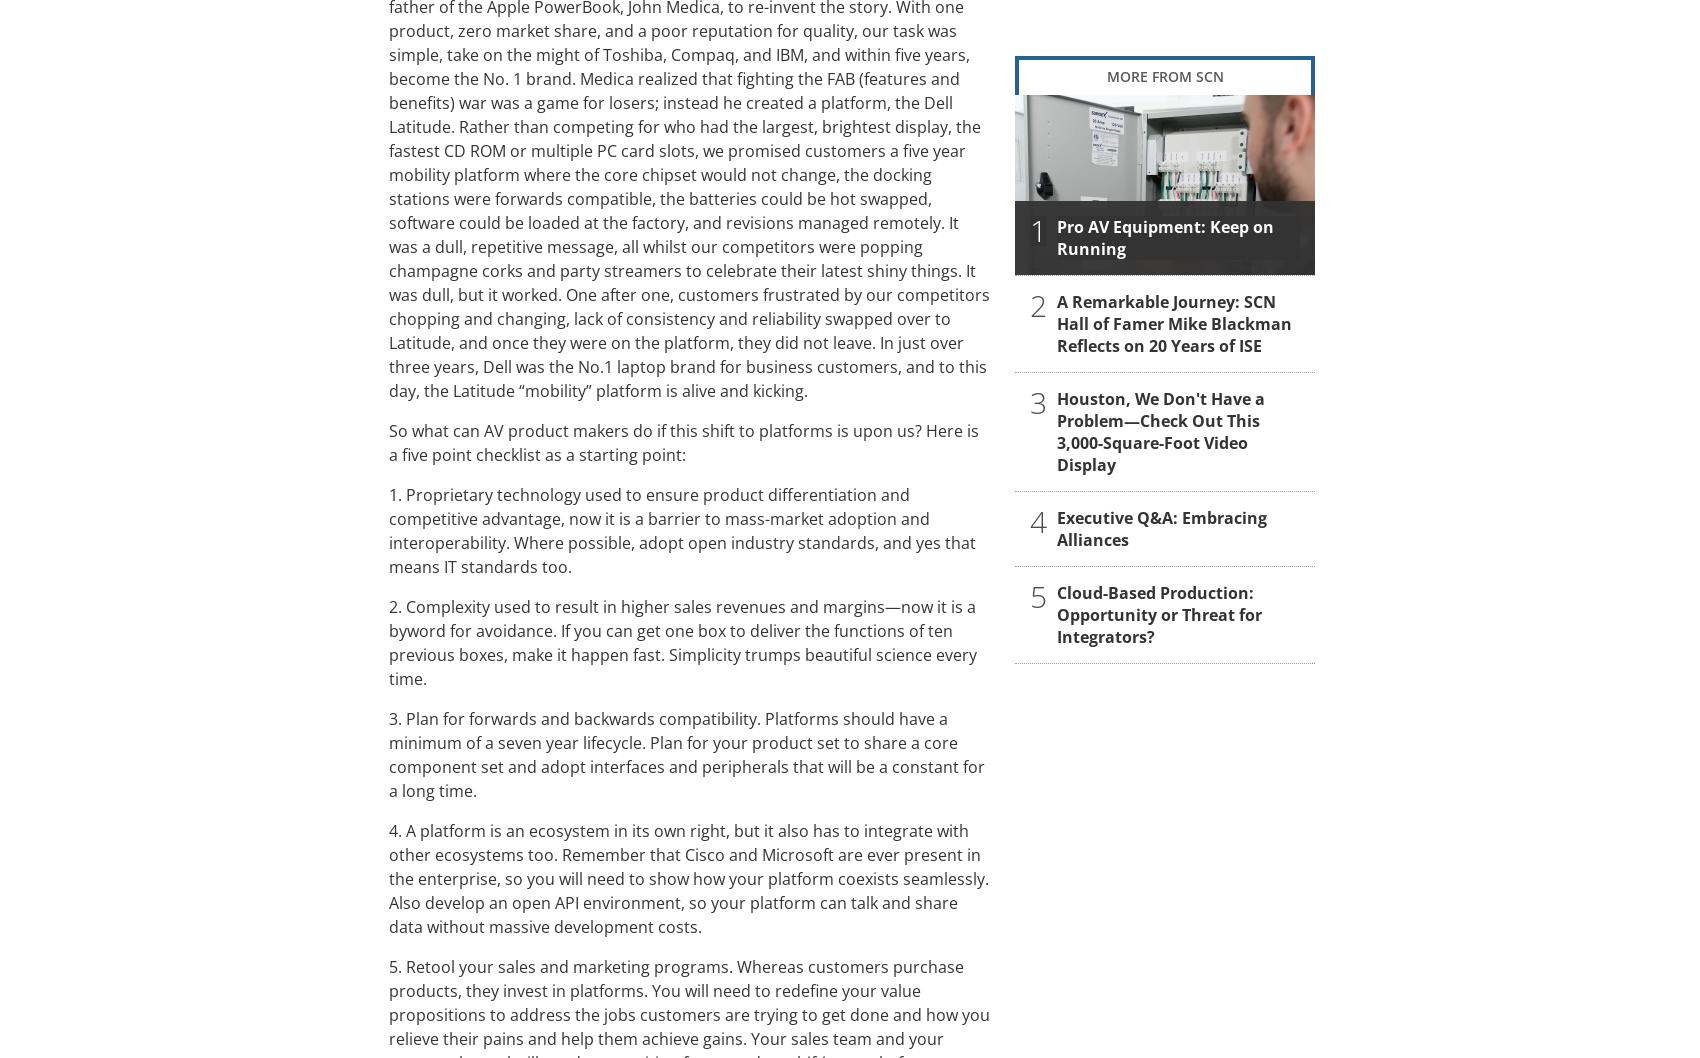 The width and height of the screenshot is (1700, 1058). Describe the element at coordinates (684, 441) in the screenshot. I see `'So what can AV product makers do if this shift to platforms is upon us? Here is a five point checklist as a starting point:'` at that location.